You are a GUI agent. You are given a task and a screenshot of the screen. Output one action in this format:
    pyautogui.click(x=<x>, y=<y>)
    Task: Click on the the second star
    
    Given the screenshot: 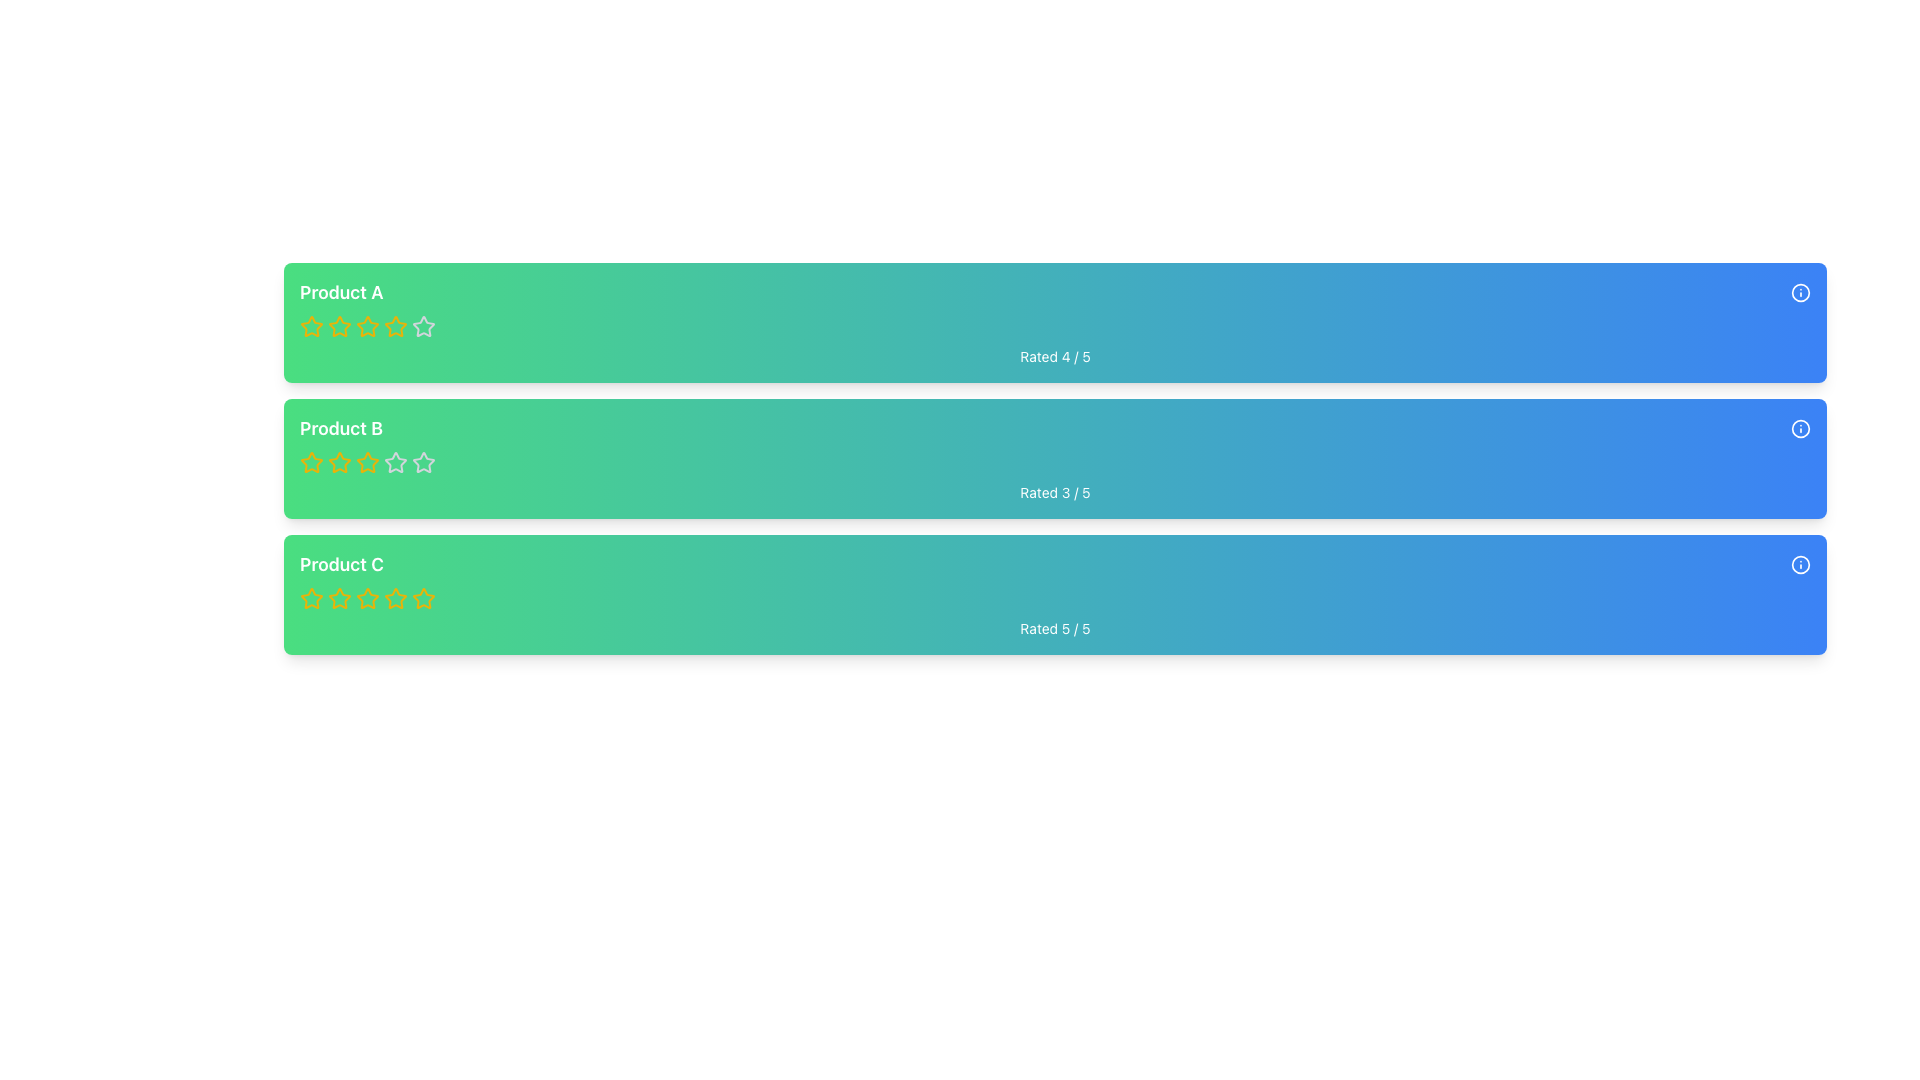 What is the action you would take?
    pyautogui.click(x=395, y=597)
    